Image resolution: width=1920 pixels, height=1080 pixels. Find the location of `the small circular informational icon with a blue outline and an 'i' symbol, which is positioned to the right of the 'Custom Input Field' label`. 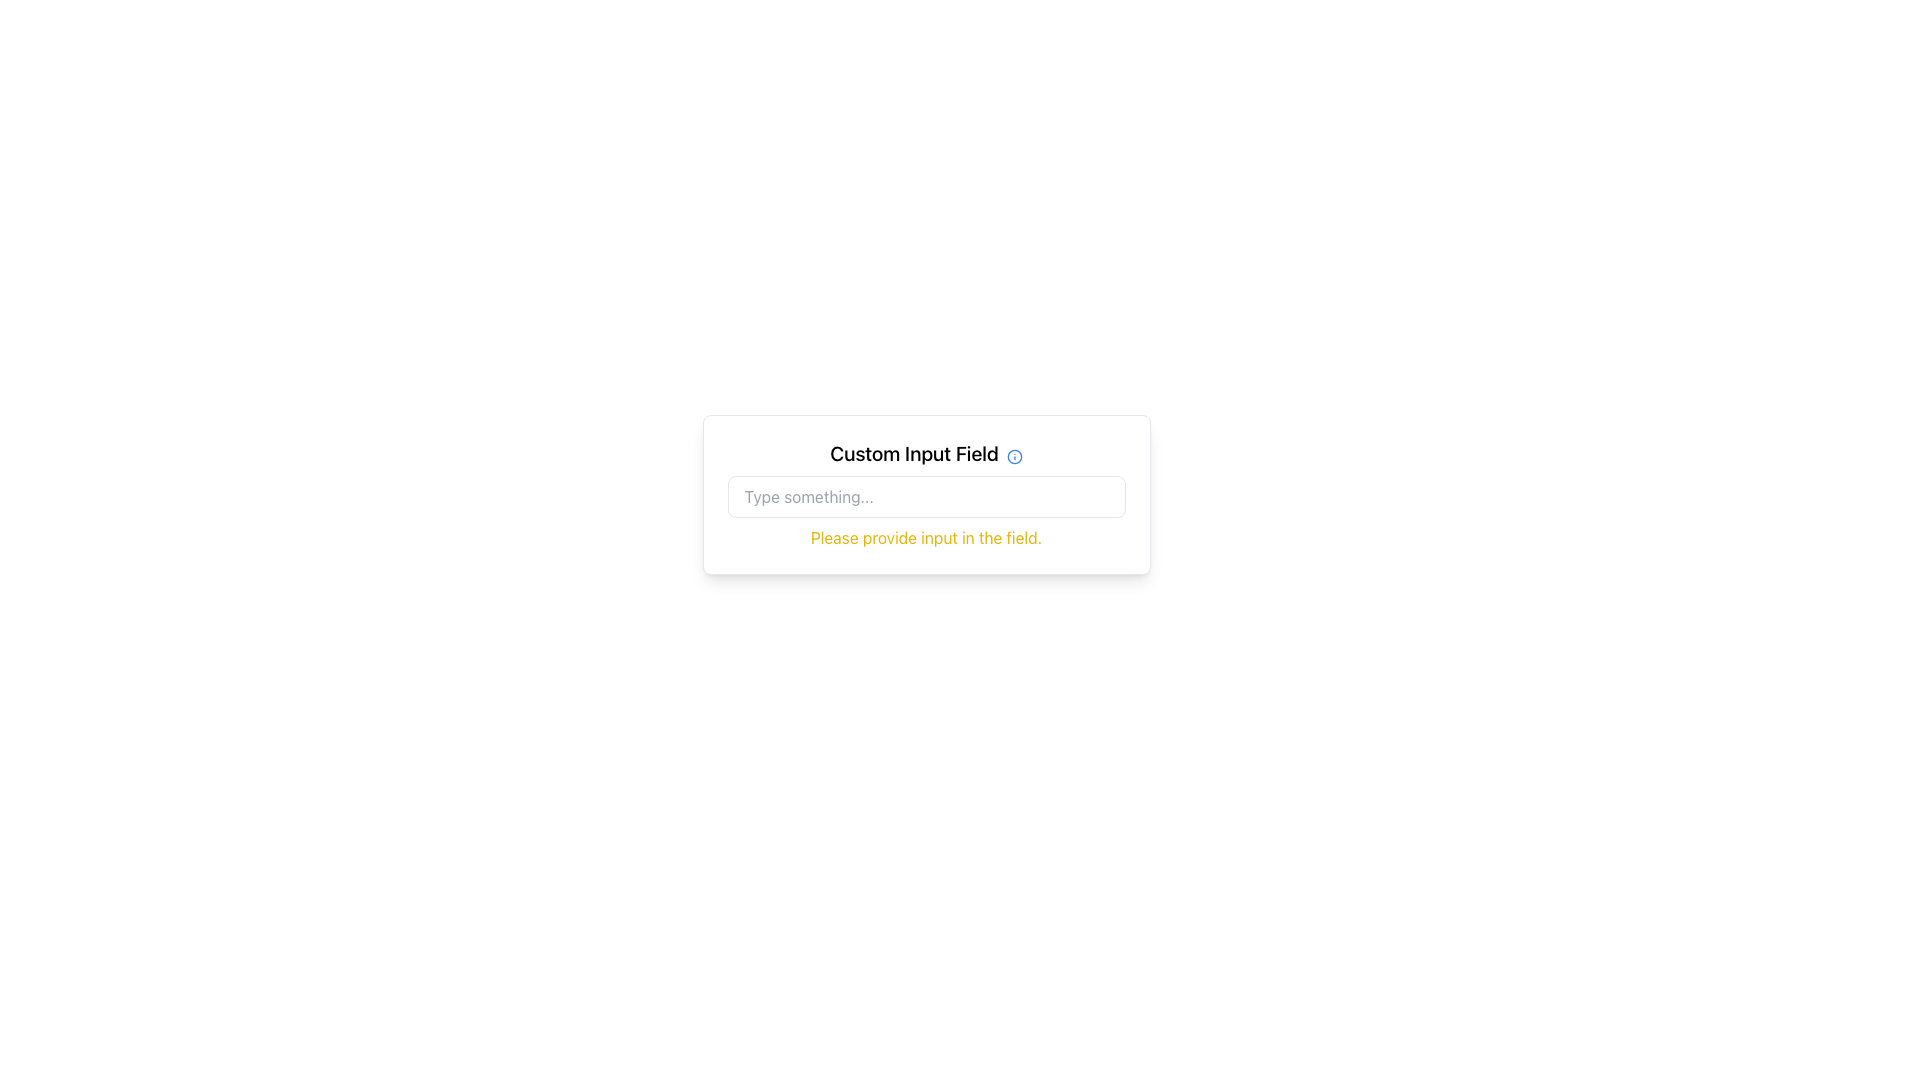

the small circular informational icon with a blue outline and an 'i' symbol, which is positioned to the right of the 'Custom Input Field' label is located at coordinates (1014, 453).